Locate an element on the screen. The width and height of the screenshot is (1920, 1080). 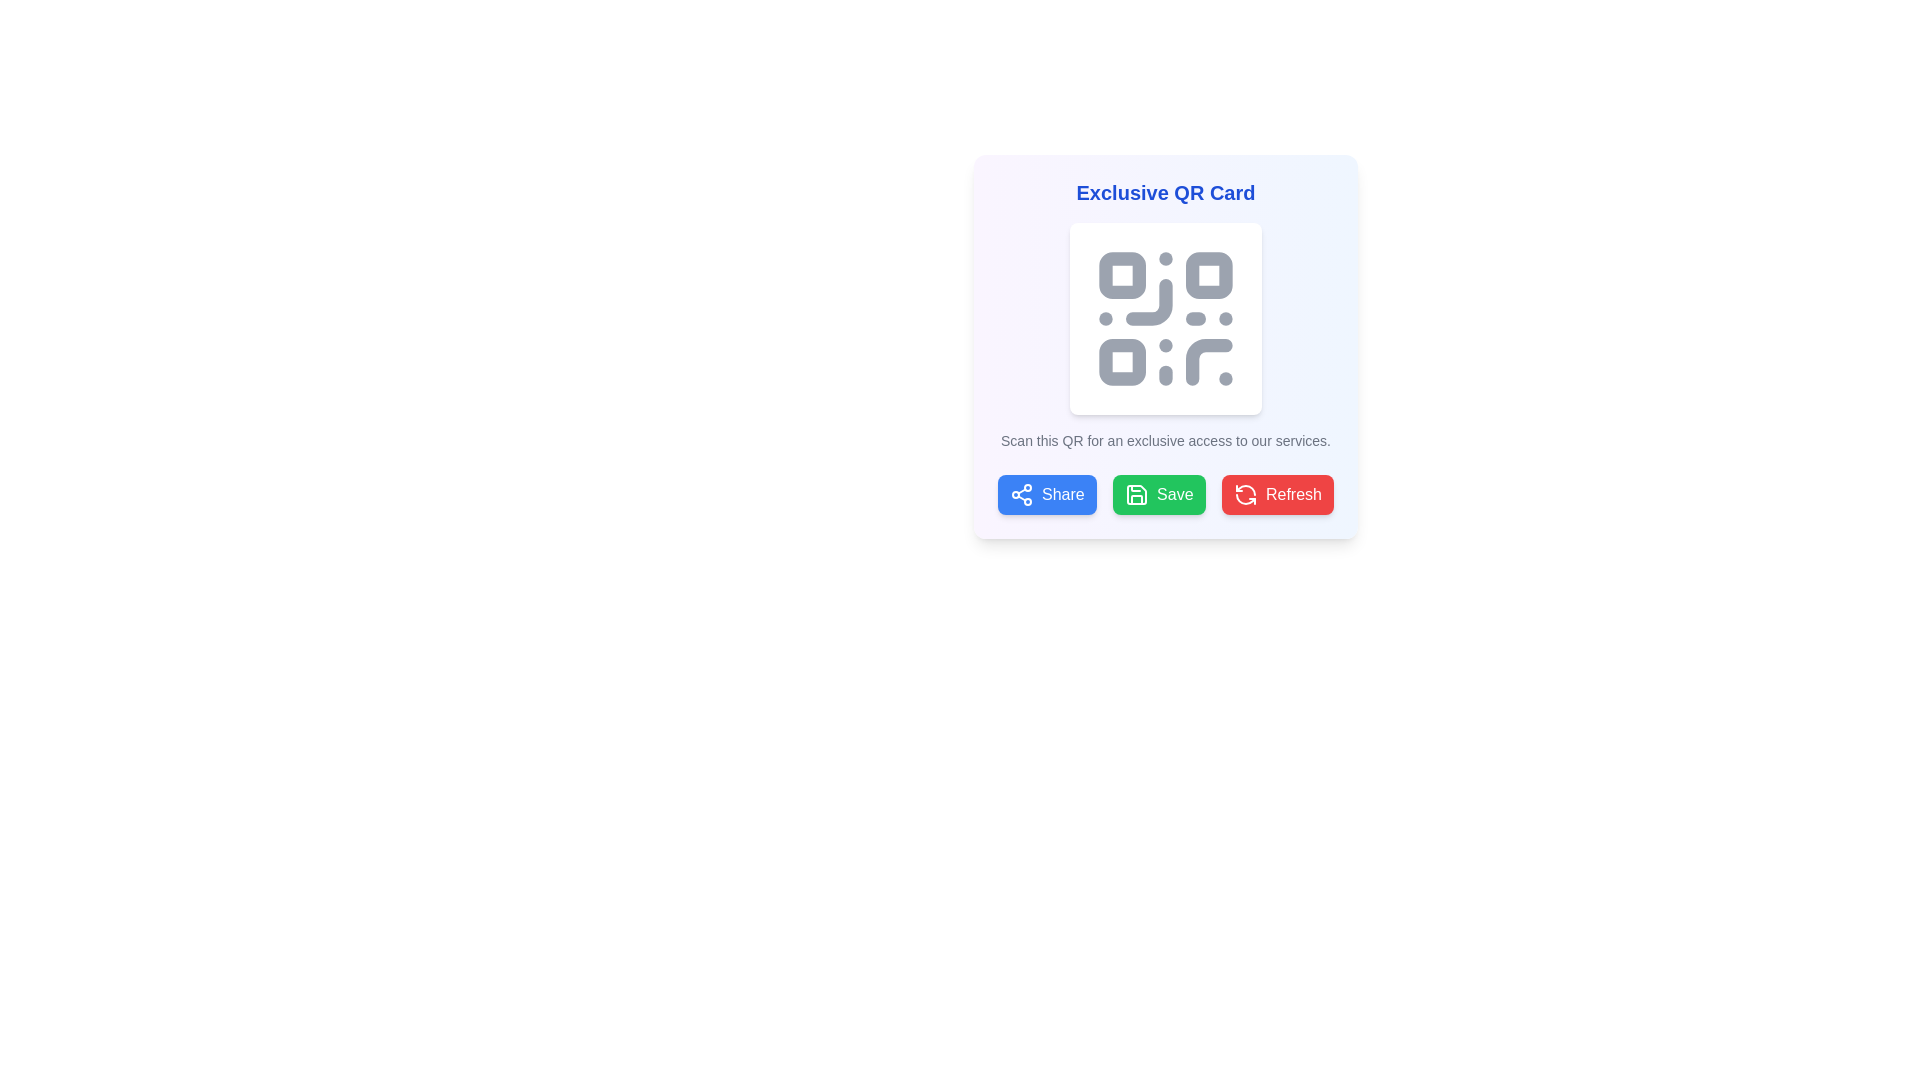
the gray arc-like Icon component located in the bottom-right quadrant of the QR code graphic is located at coordinates (1208, 362).